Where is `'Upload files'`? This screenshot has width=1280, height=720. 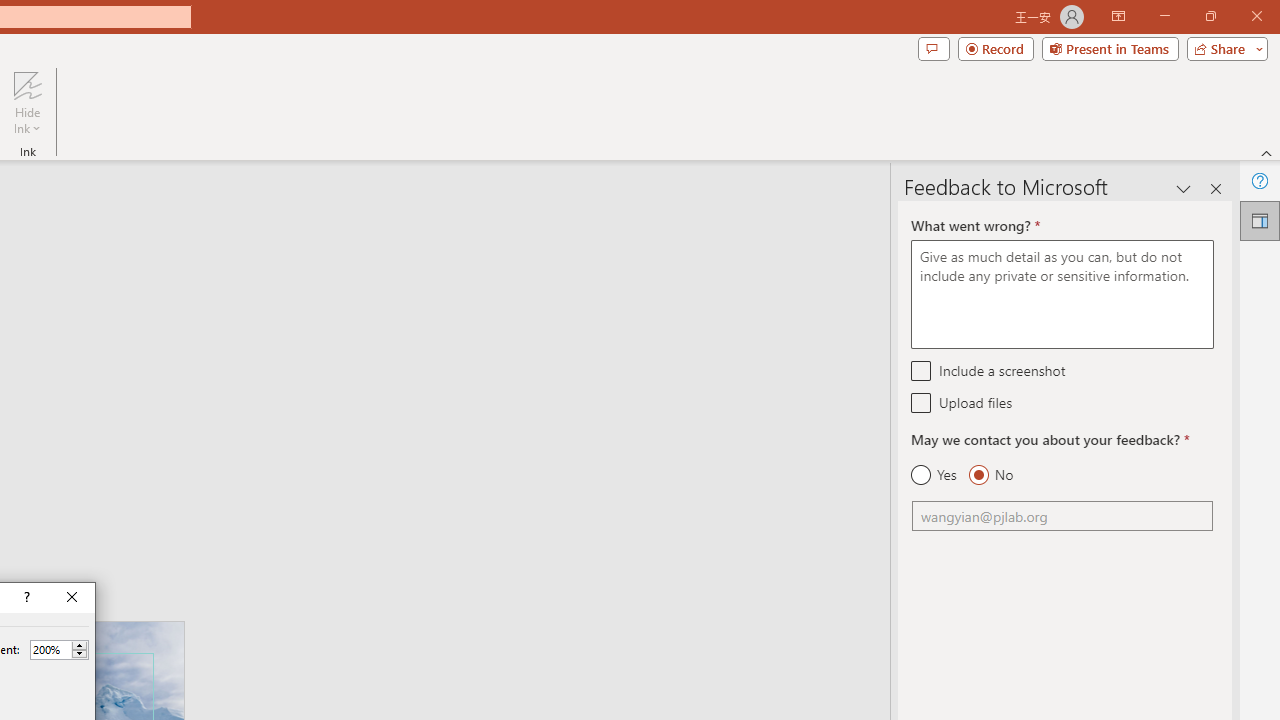 'Upload files' is located at coordinates (920, 402).